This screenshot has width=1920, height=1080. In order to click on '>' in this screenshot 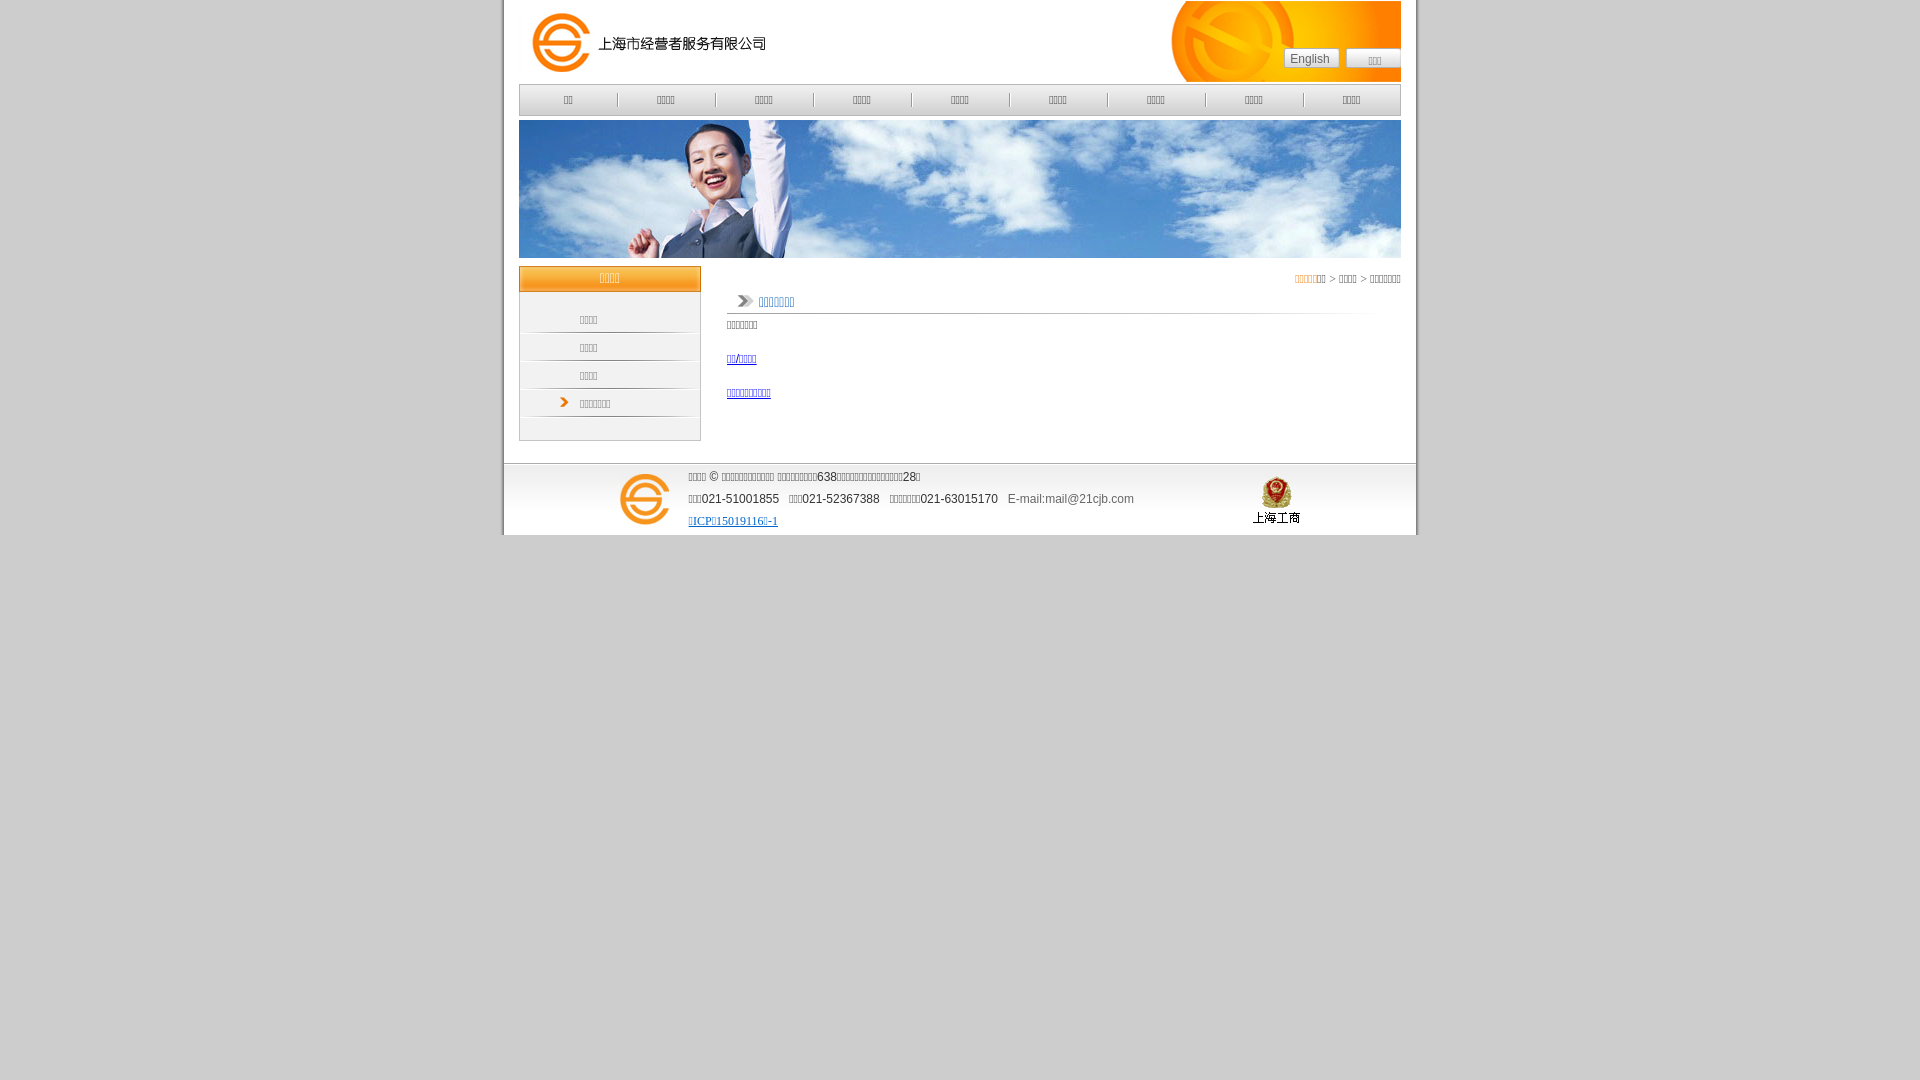, I will do `click(1332, 278)`.